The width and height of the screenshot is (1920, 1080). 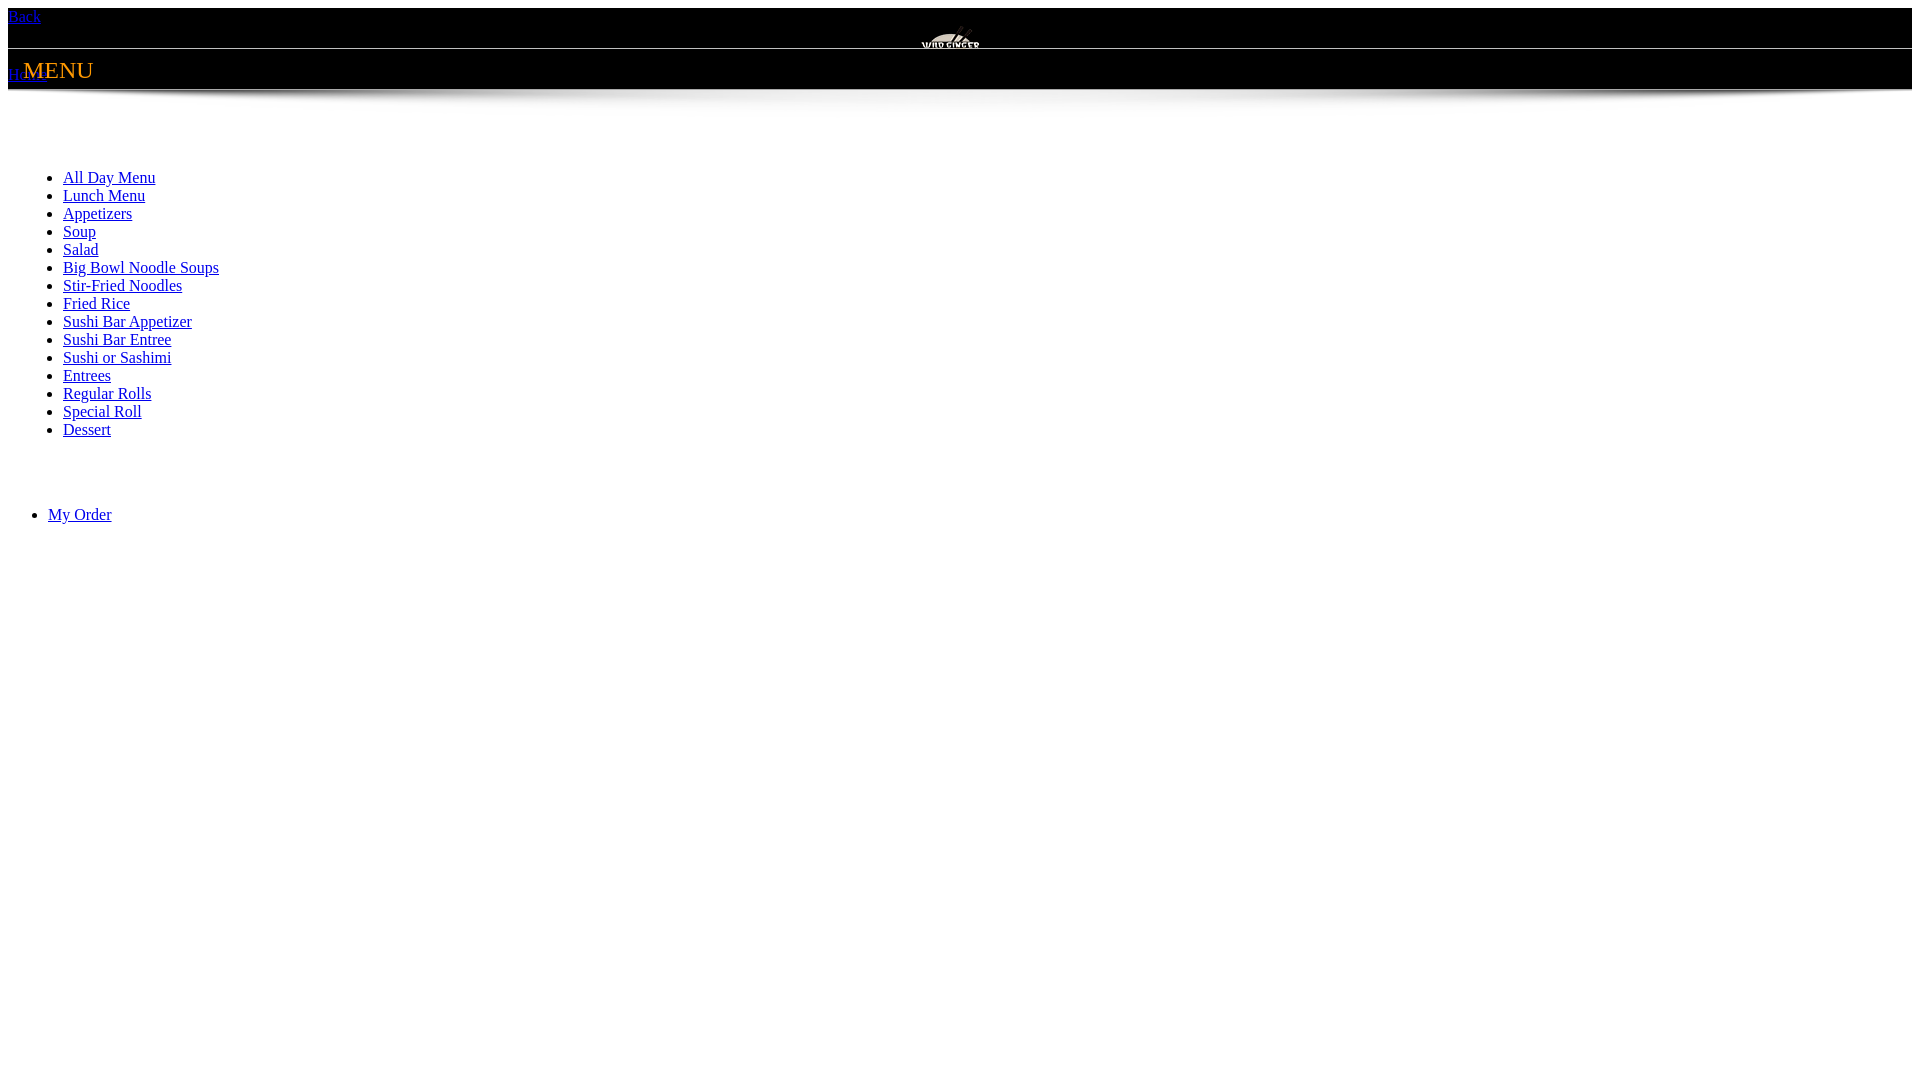 What do you see at coordinates (62, 230) in the screenshot?
I see `'Soup'` at bounding box center [62, 230].